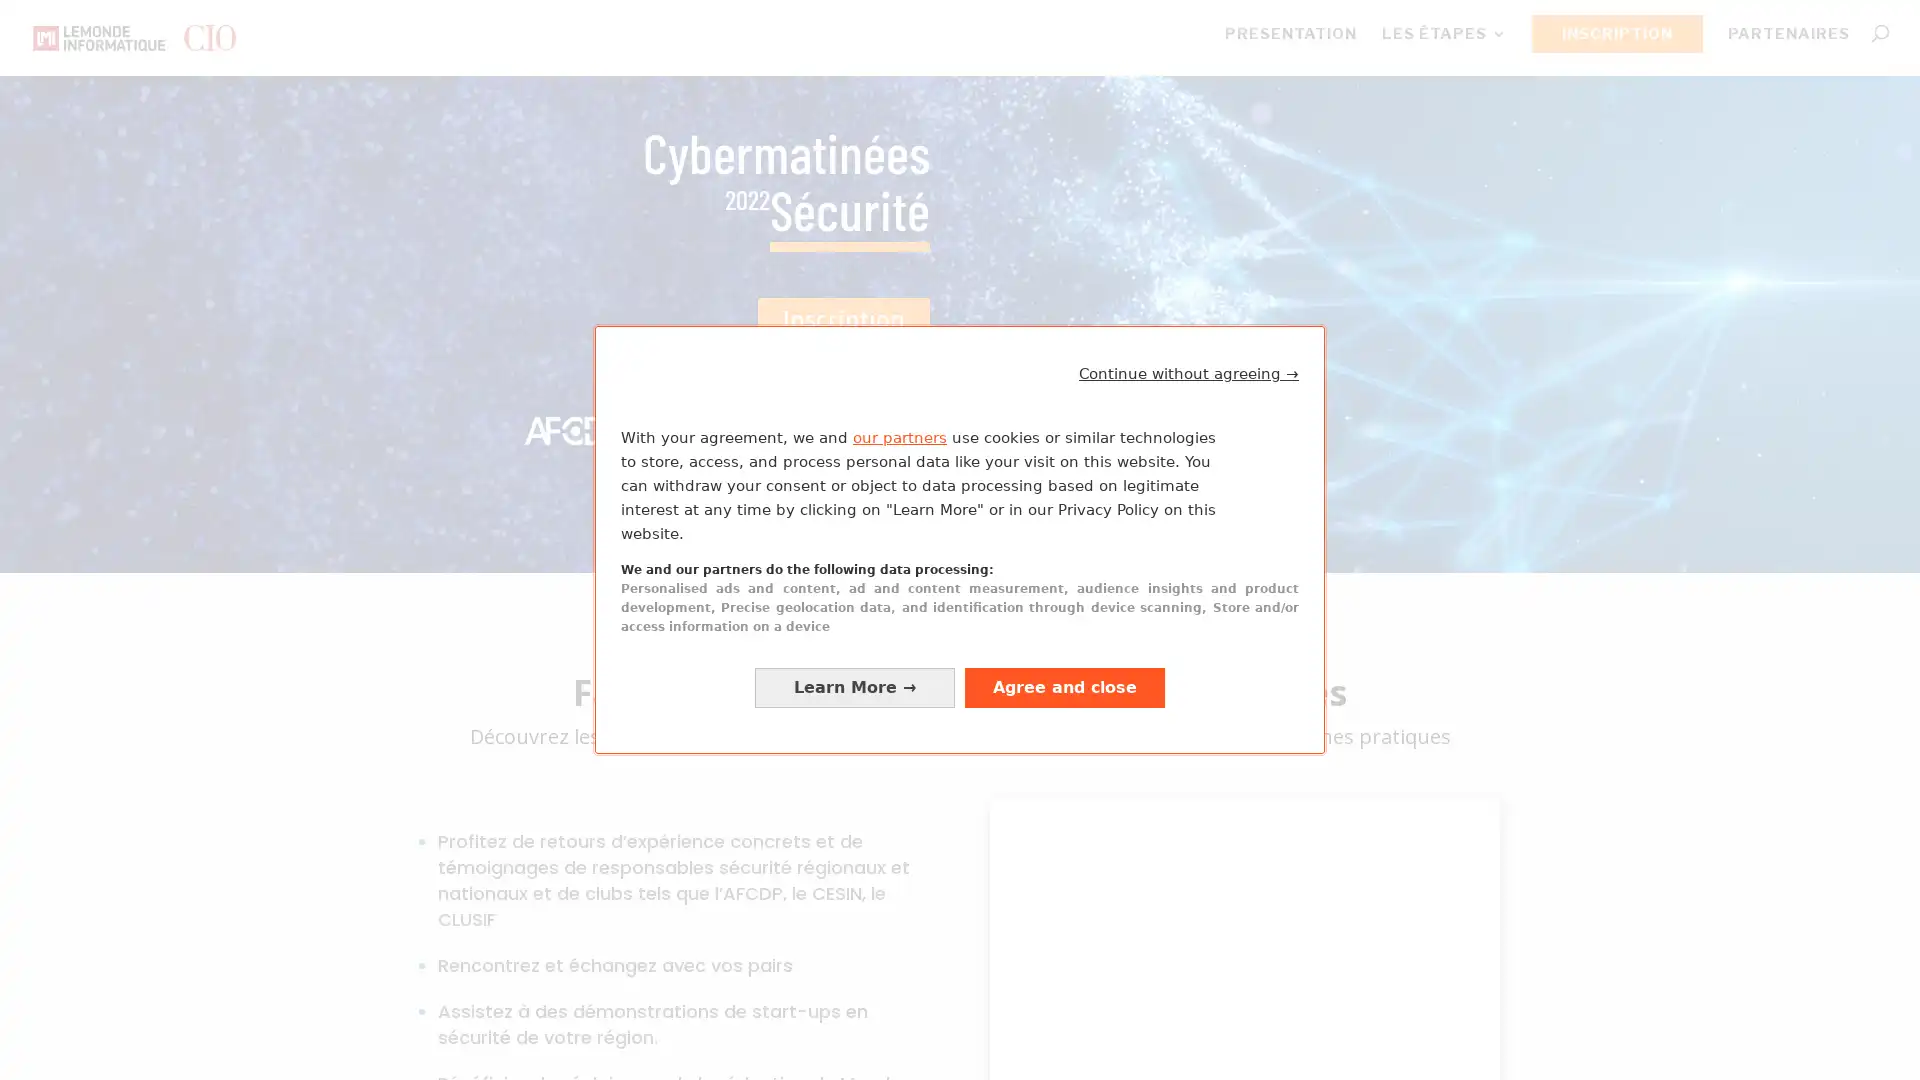 The height and width of the screenshot is (1080, 1920). I want to click on Configure your consents, so click(854, 686).